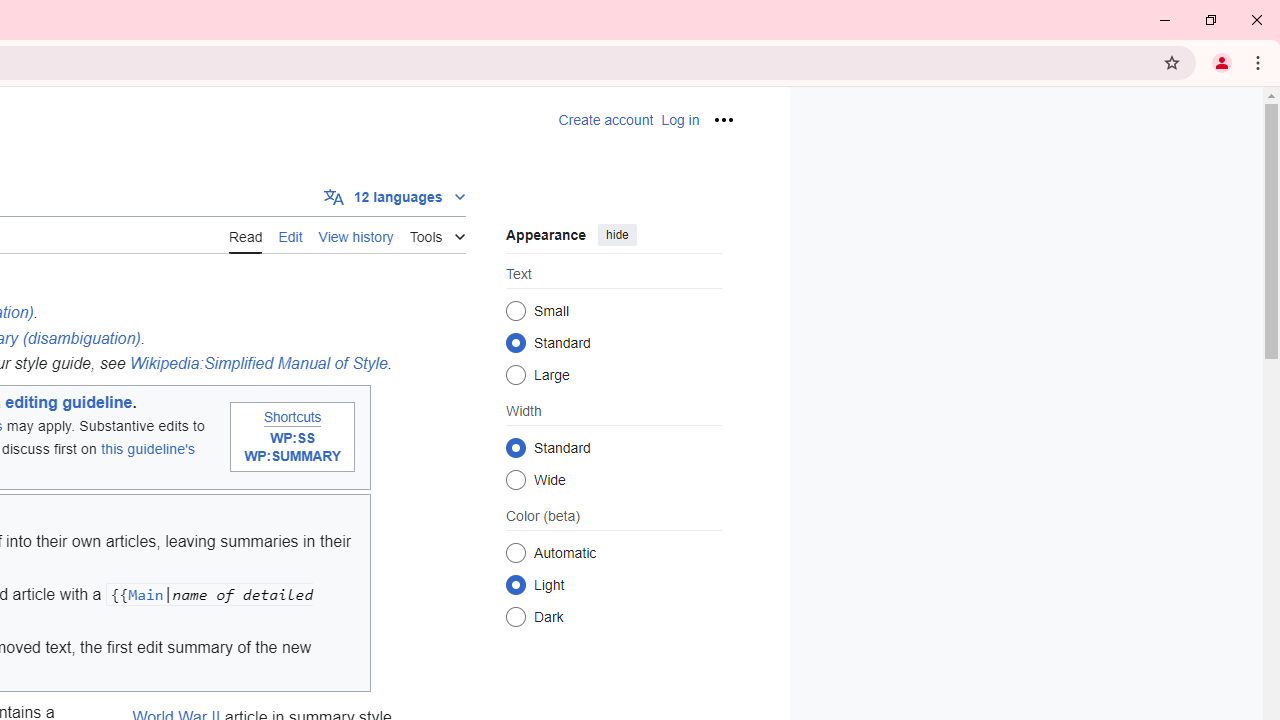 Image resolution: width=1280 pixels, height=720 pixels. Describe the element at coordinates (244, 234) in the screenshot. I see `'Read'` at that location.